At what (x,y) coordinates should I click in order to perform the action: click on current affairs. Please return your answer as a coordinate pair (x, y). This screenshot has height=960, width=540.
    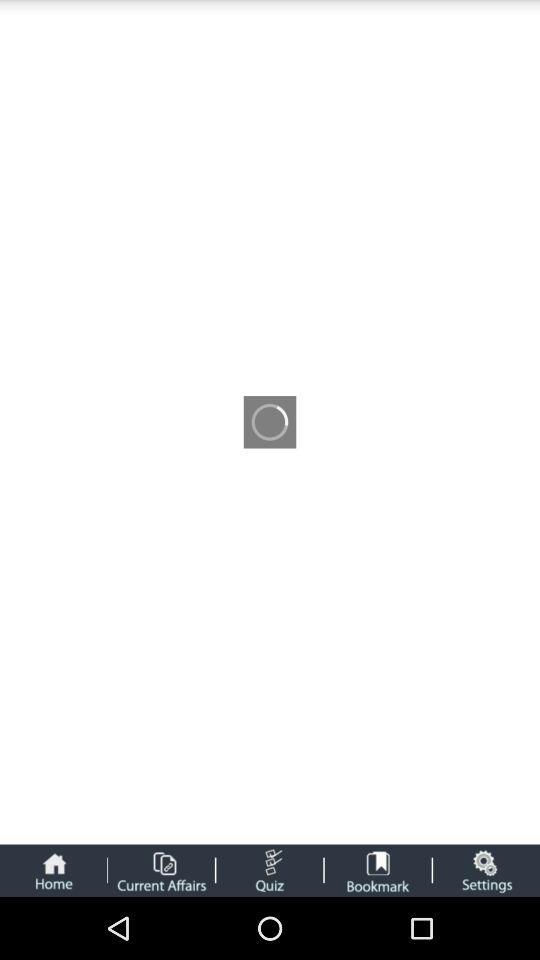
    Looking at the image, I should click on (160, 869).